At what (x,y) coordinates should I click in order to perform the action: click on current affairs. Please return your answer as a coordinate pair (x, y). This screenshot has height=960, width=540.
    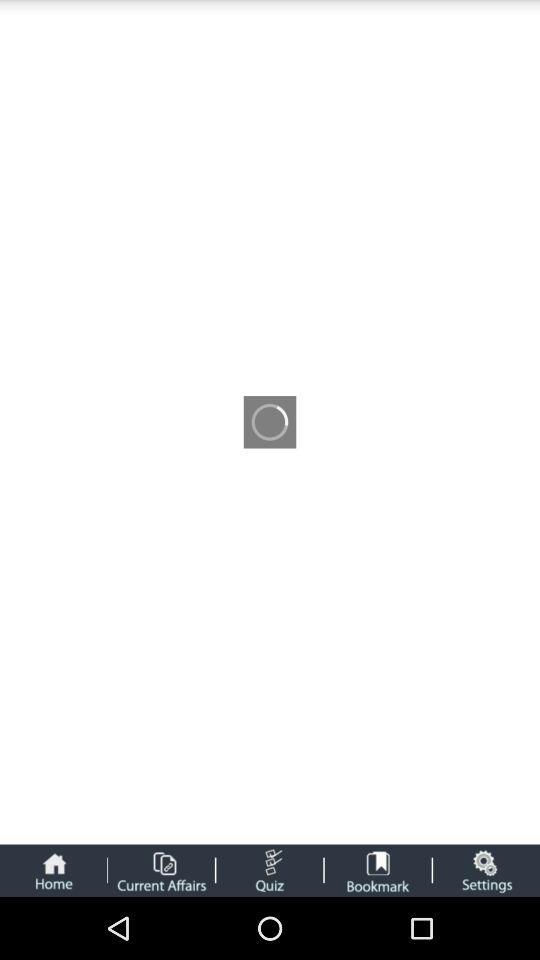
    Looking at the image, I should click on (160, 869).